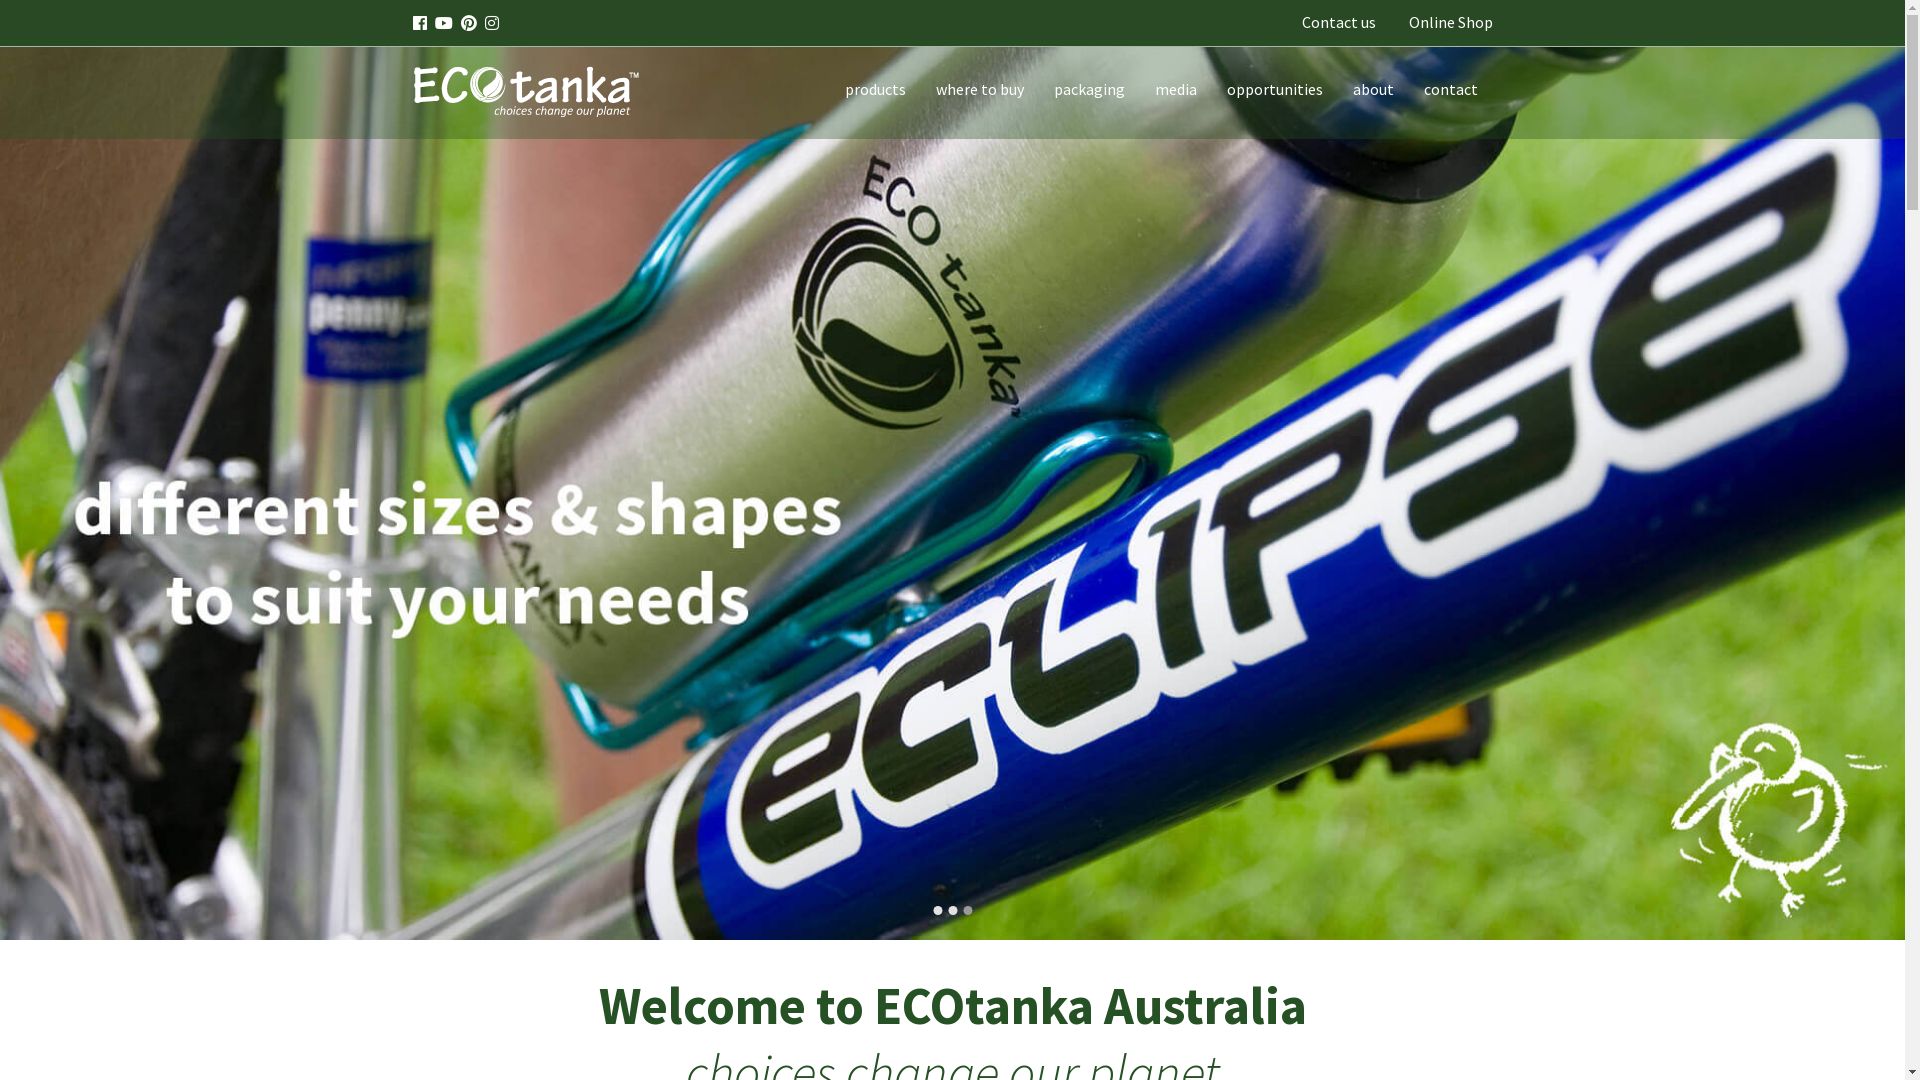  Describe the element at coordinates (441, 23) in the screenshot. I see `'youtube'` at that location.